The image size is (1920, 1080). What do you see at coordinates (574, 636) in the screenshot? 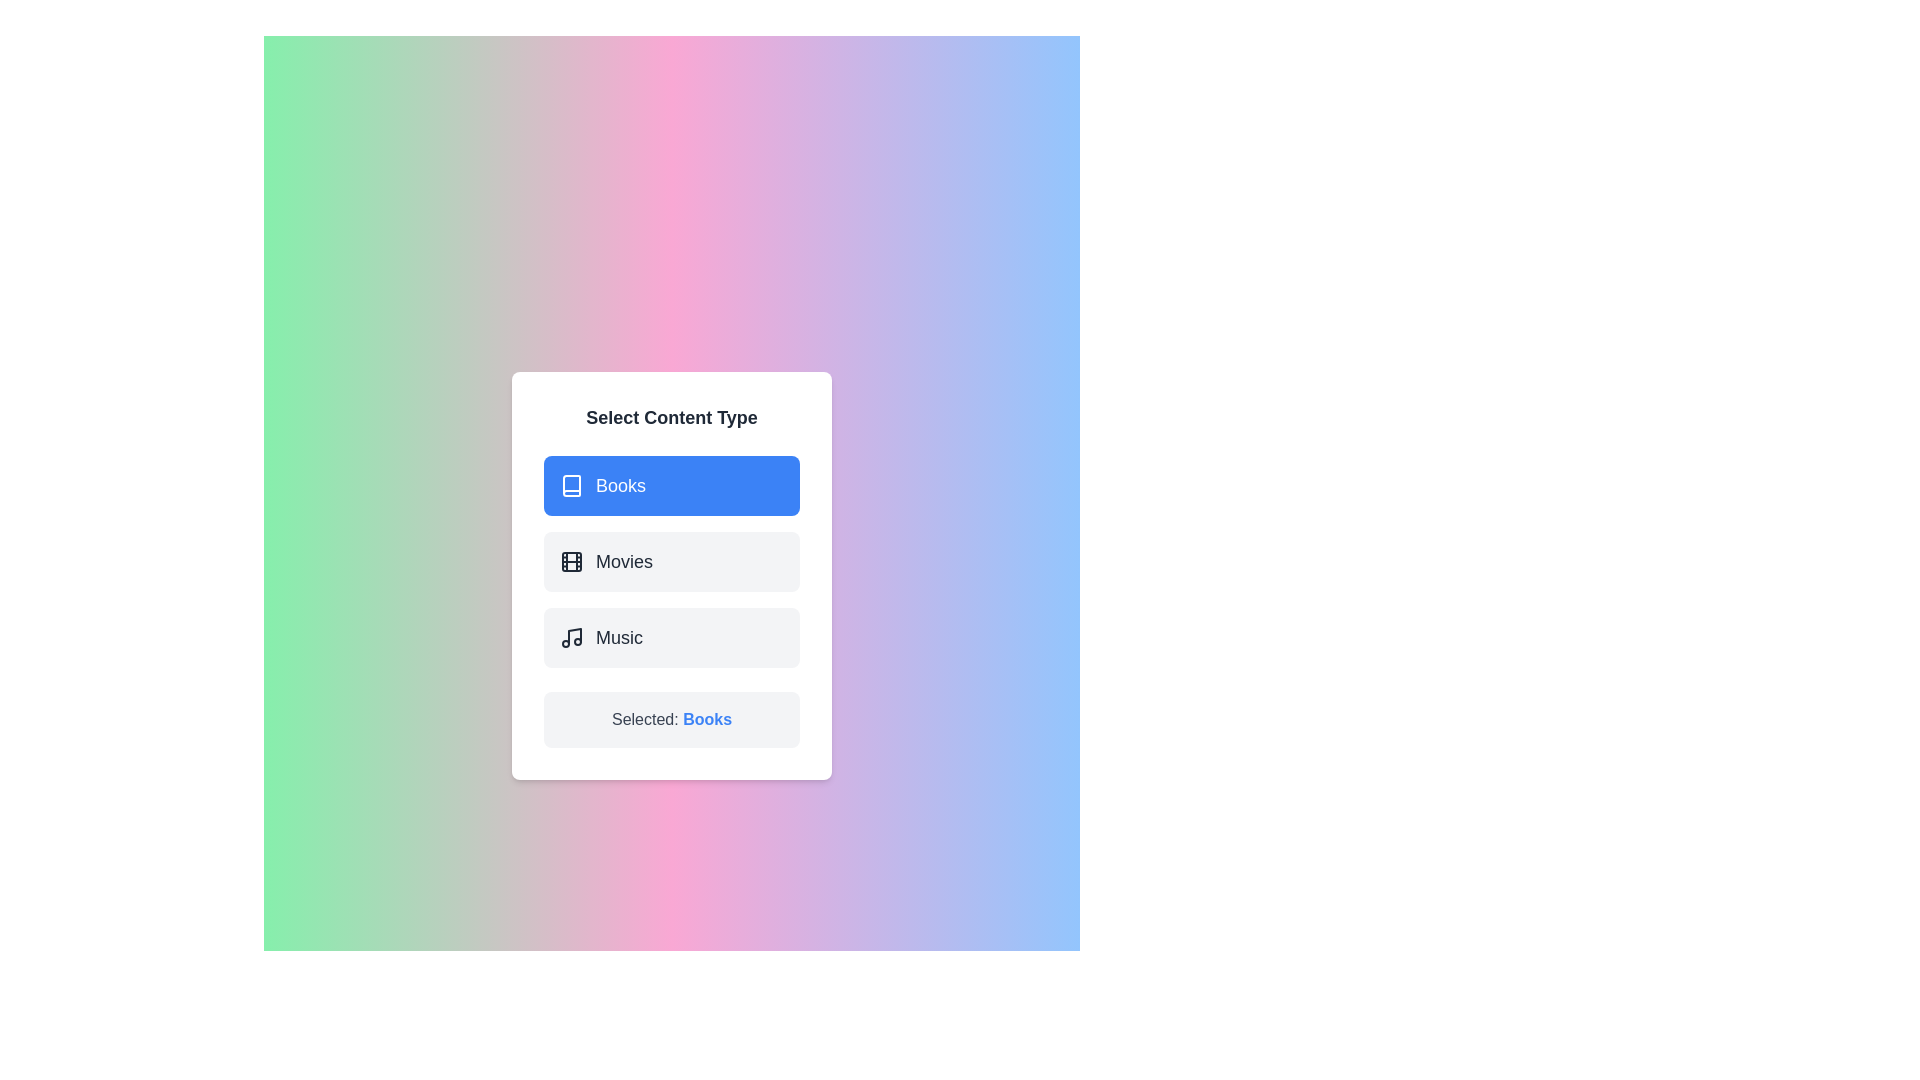
I see `the central vertical line of the music icon, which is the third option in the vertical selection menu next to the 'Music' label` at bounding box center [574, 636].